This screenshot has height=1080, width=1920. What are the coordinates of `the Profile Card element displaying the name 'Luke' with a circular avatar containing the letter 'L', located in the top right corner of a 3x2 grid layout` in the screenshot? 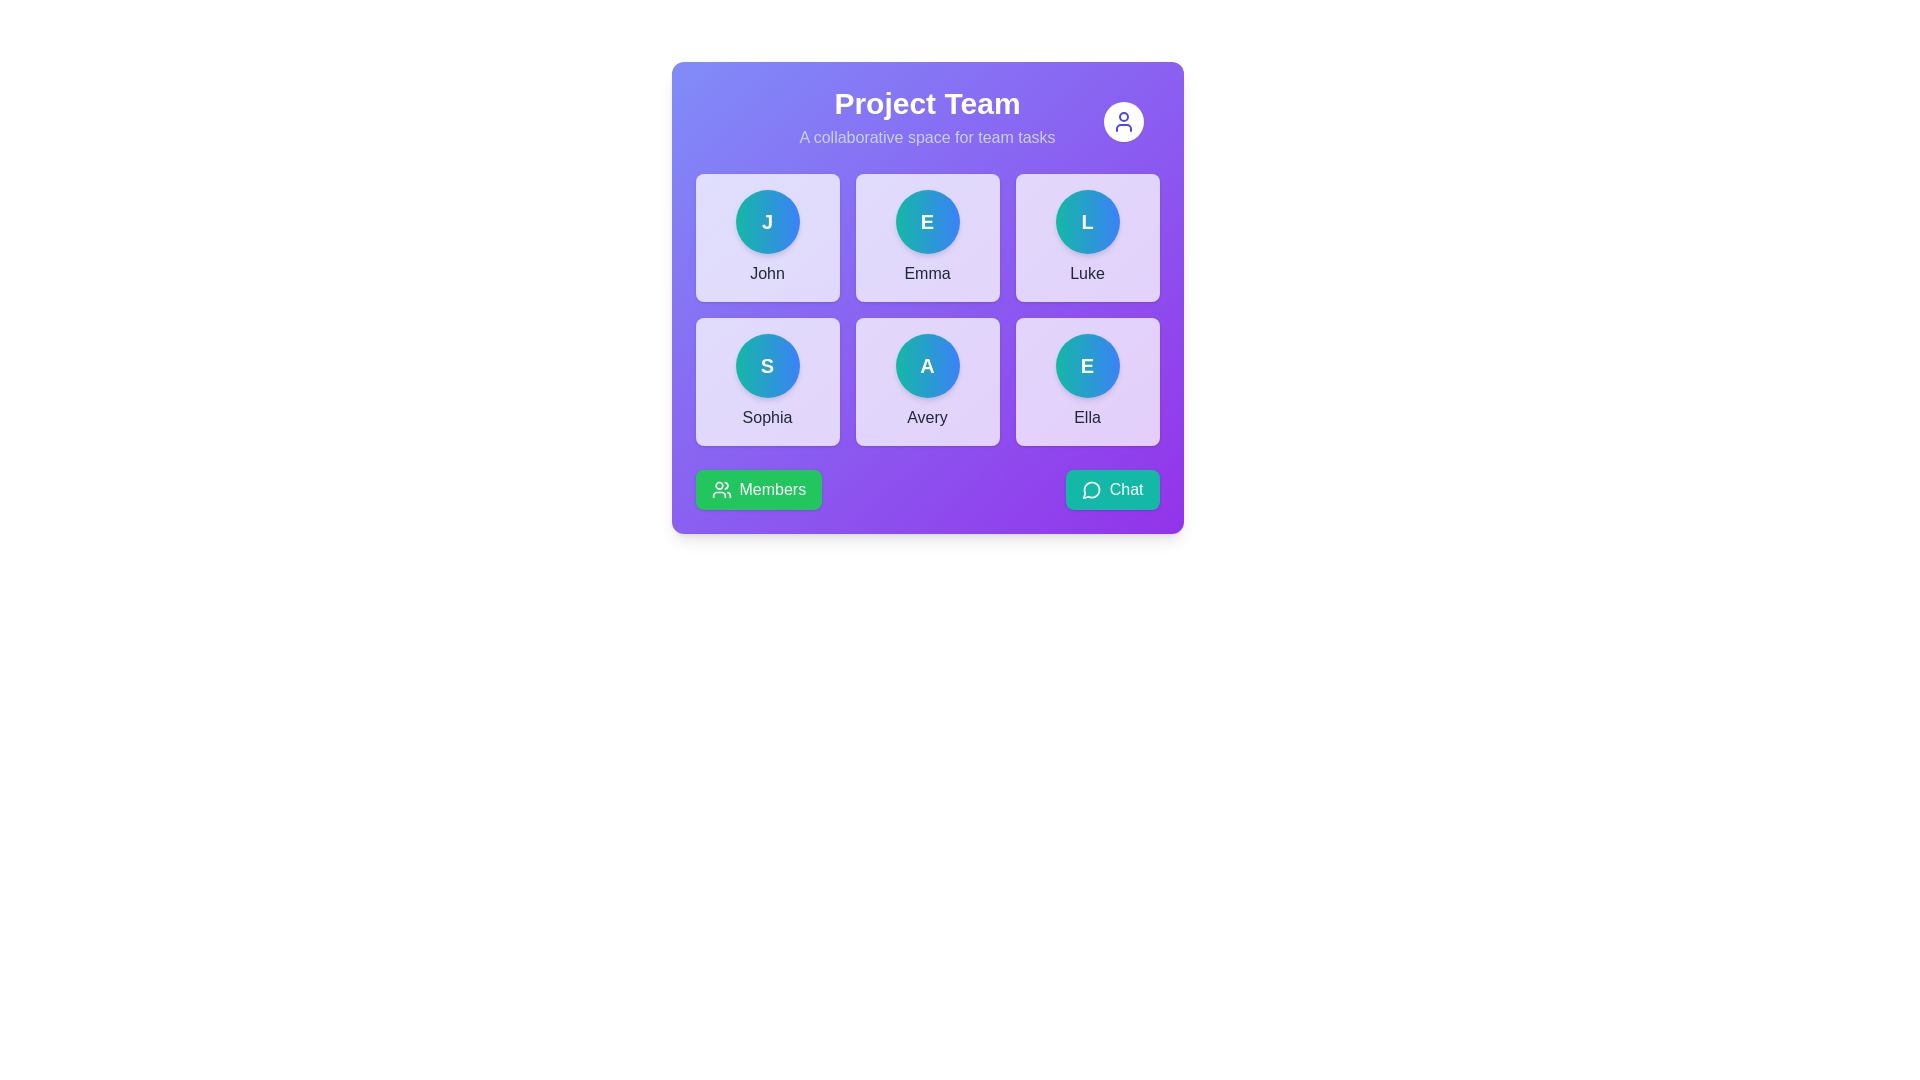 It's located at (1086, 237).